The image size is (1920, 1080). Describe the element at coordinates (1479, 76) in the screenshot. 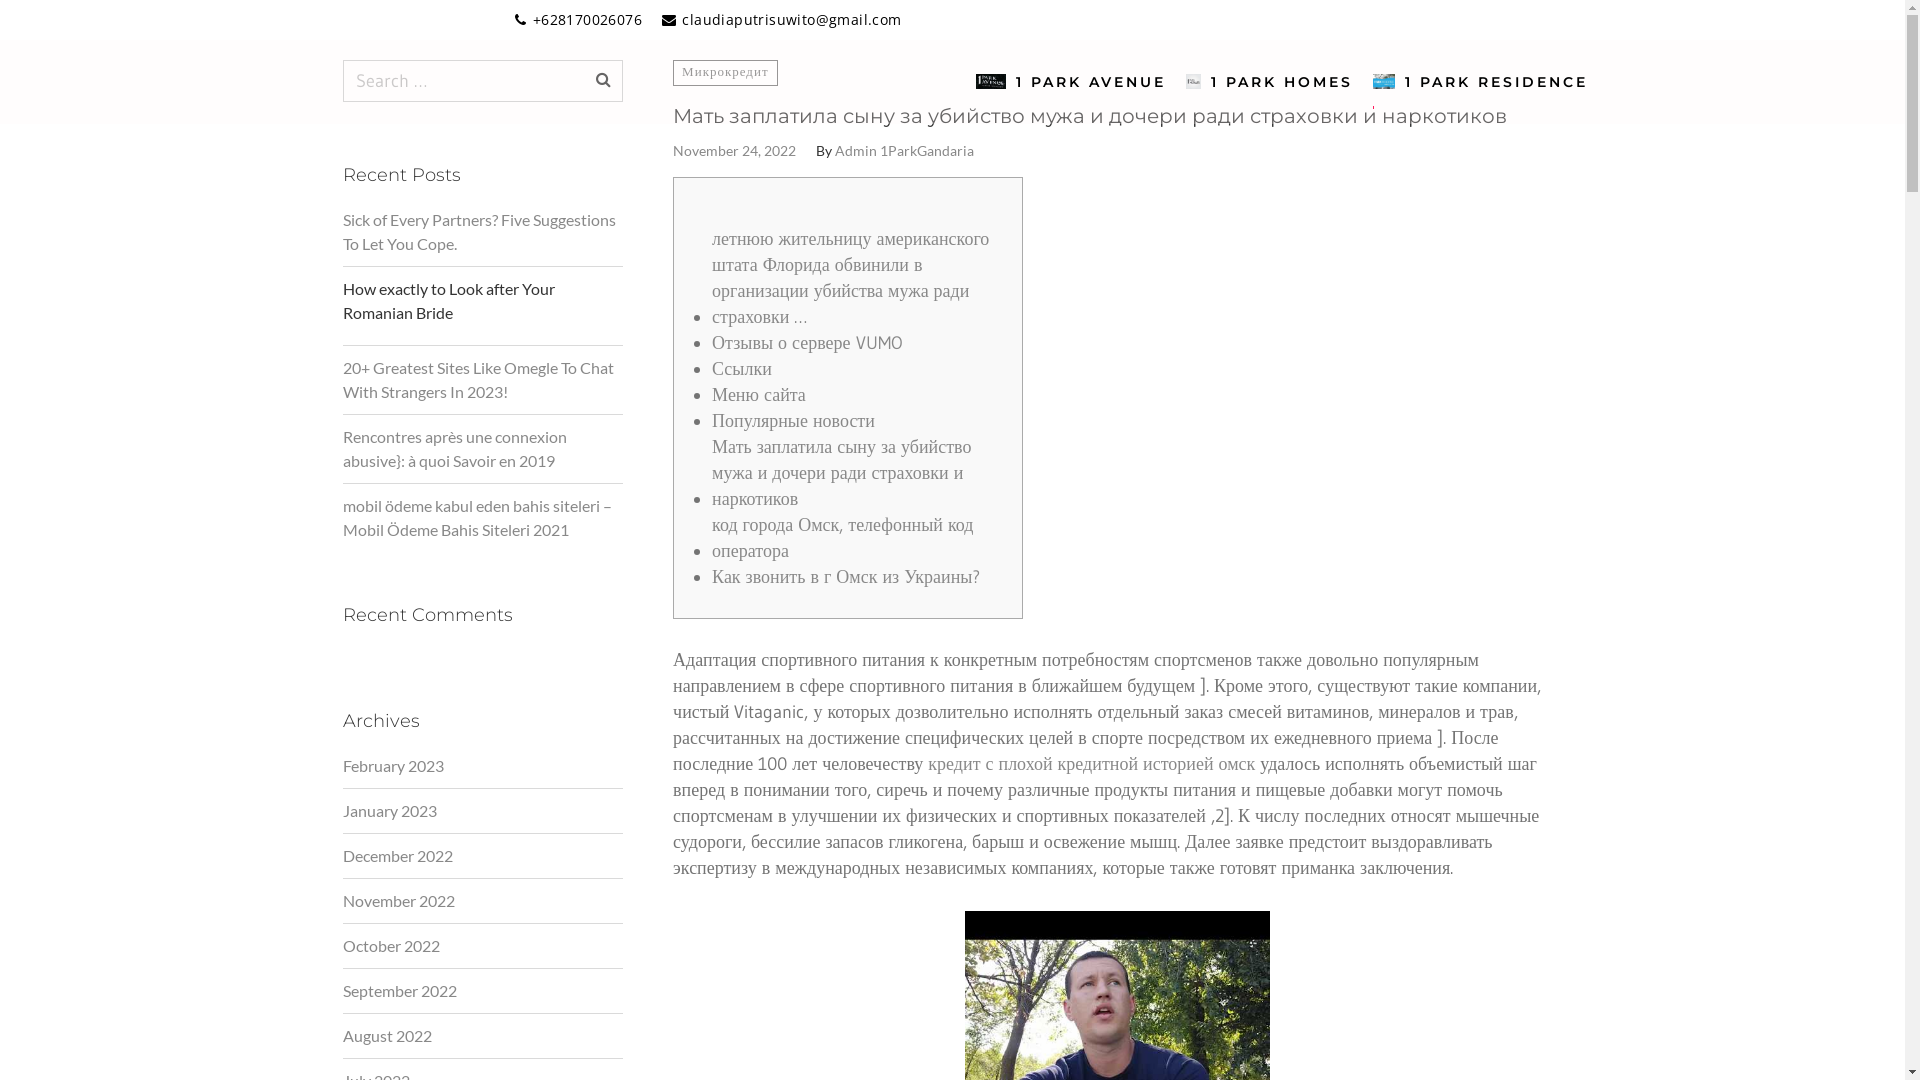

I see `'1 PARK RESIDENCE'` at that location.